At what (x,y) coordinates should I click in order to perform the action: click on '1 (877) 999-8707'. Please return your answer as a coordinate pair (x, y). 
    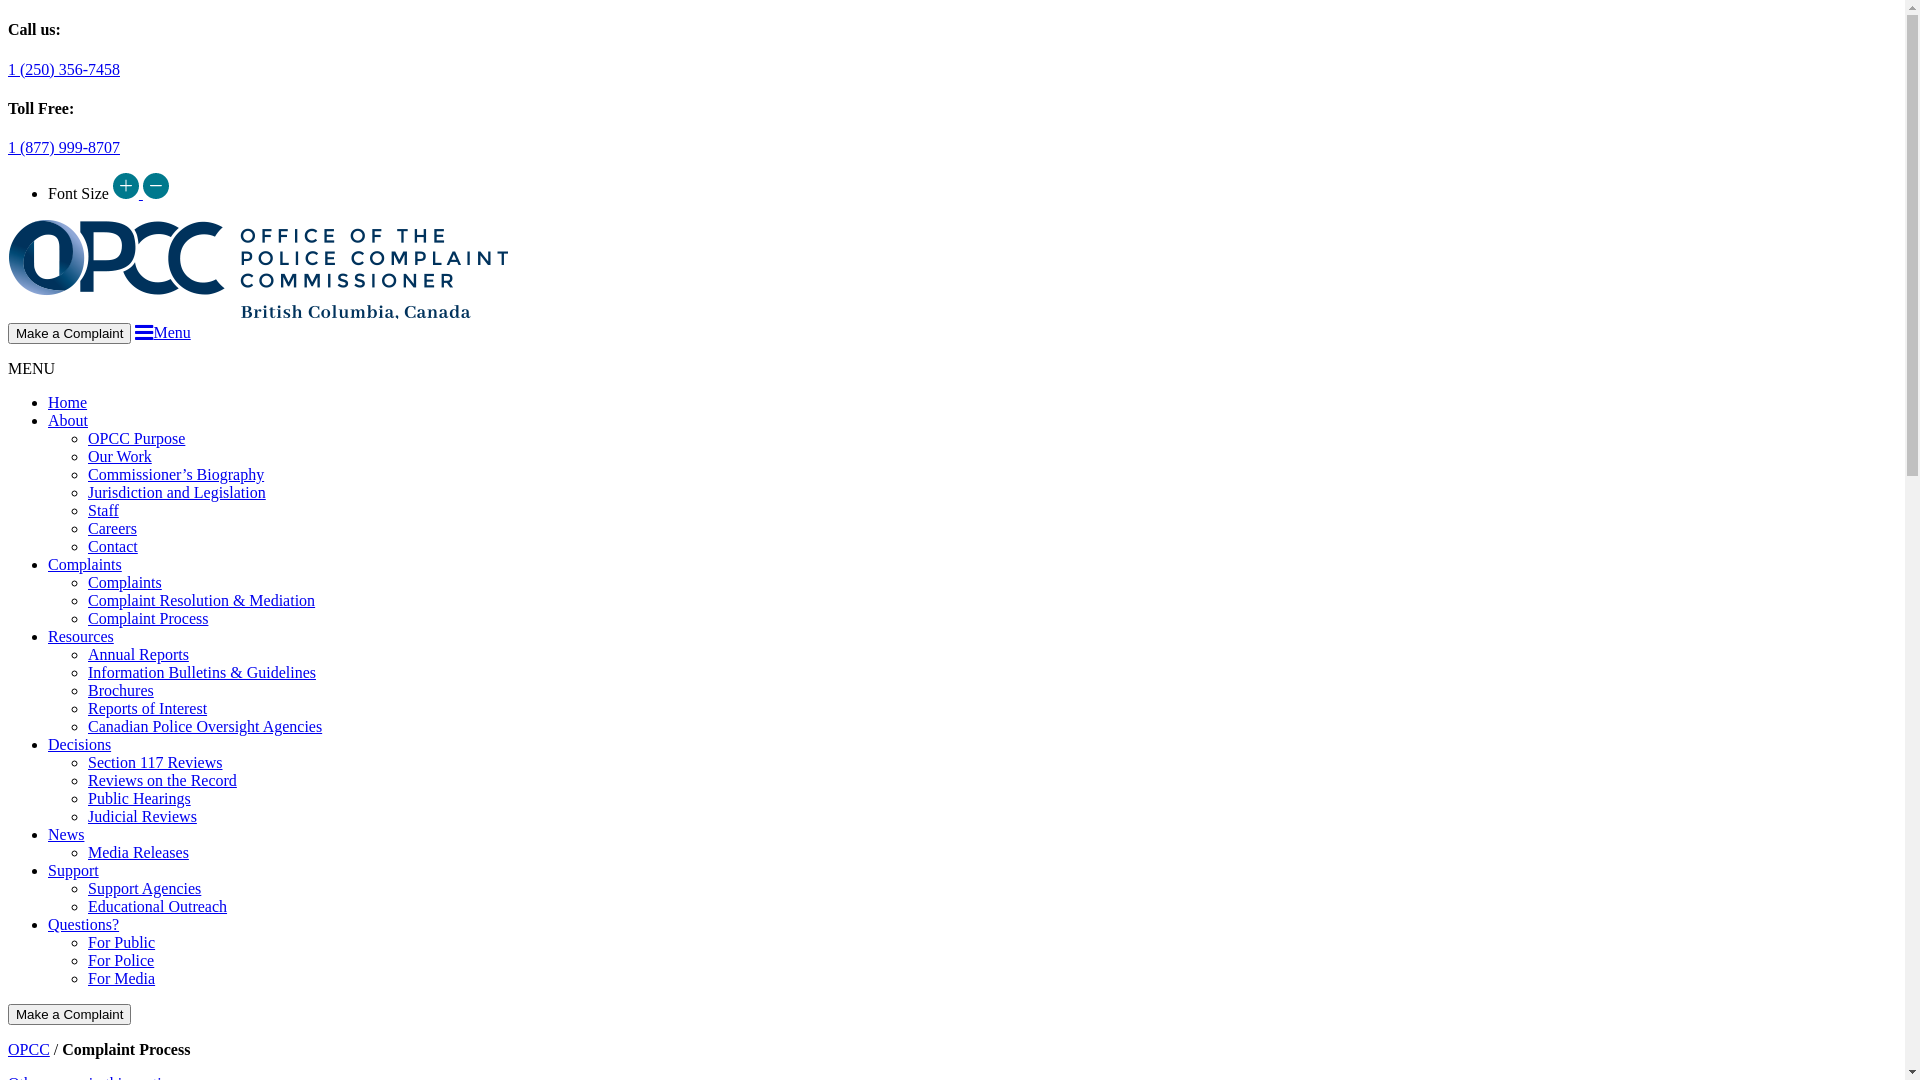
    Looking at the image, I should click on (63, 146).